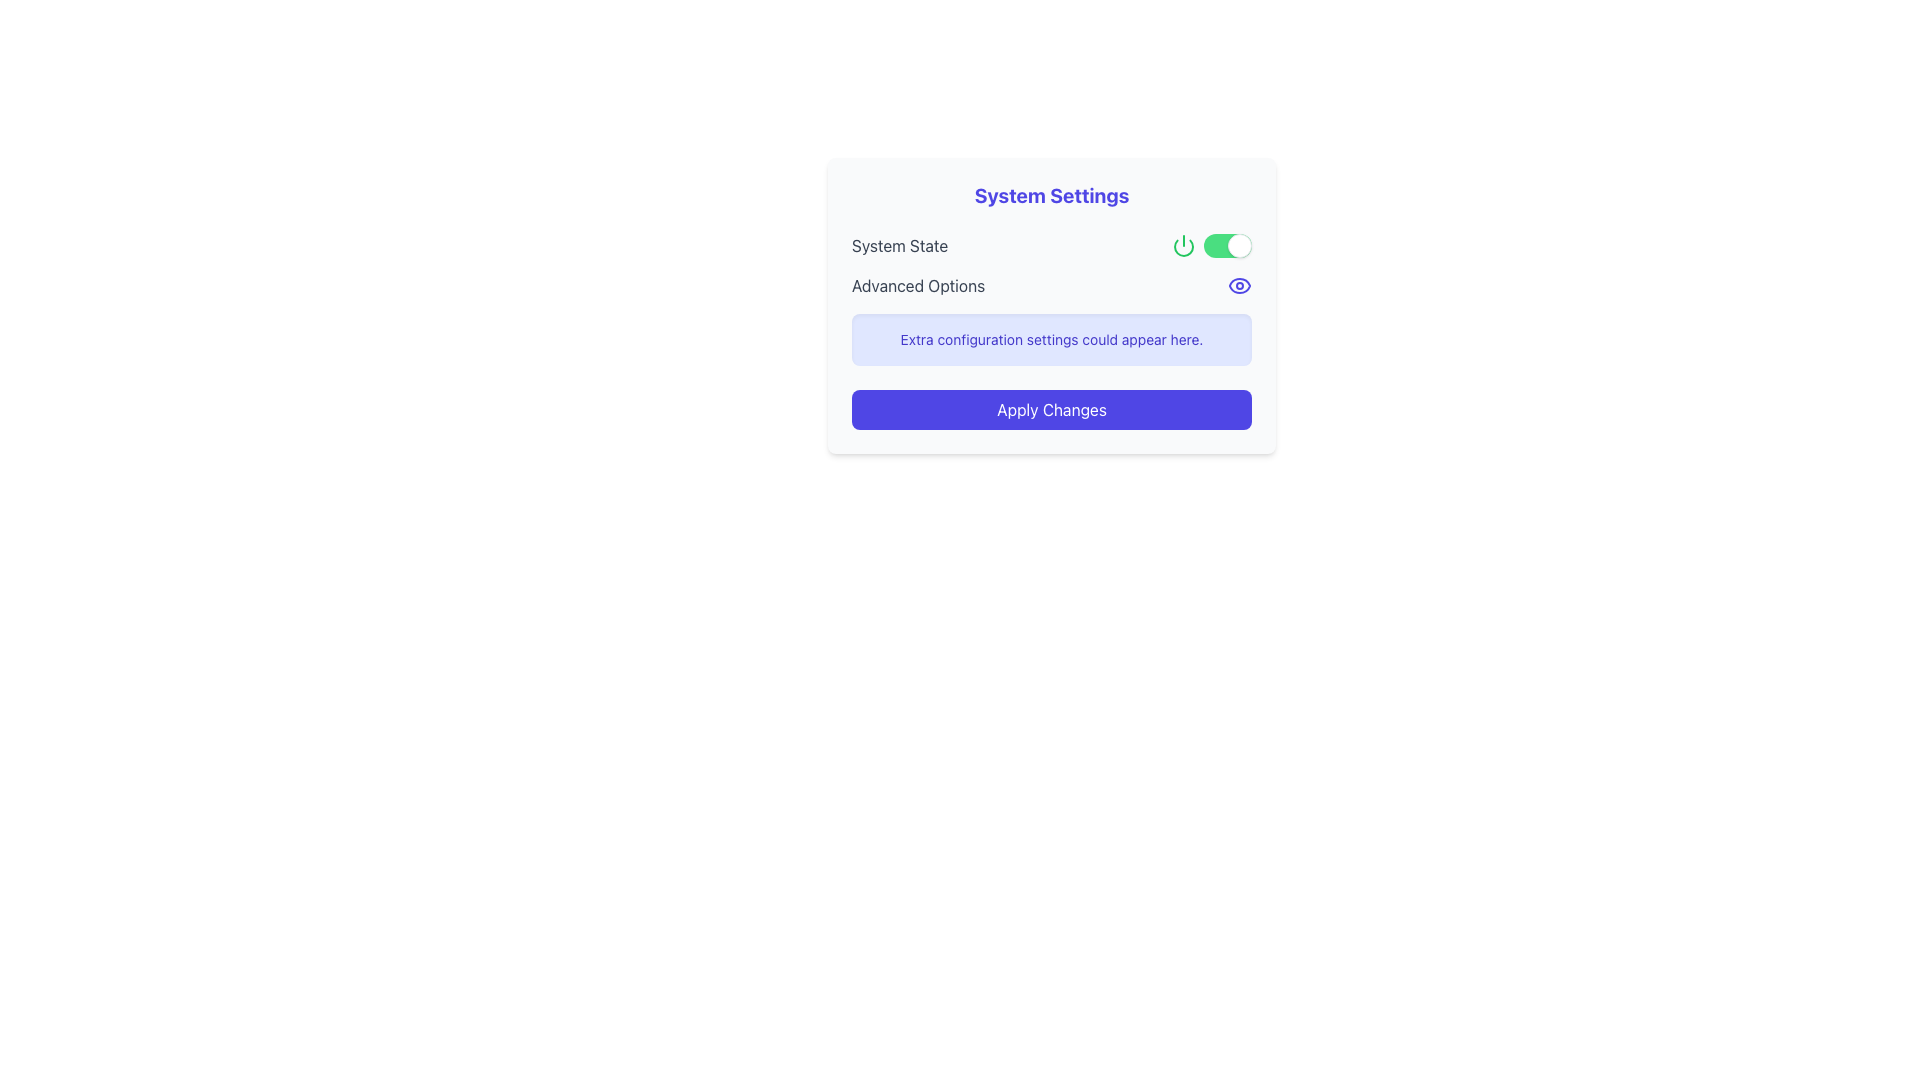 The image size is (1920, 1080). I want to click on the toggle switch located, so click(1210, 245).